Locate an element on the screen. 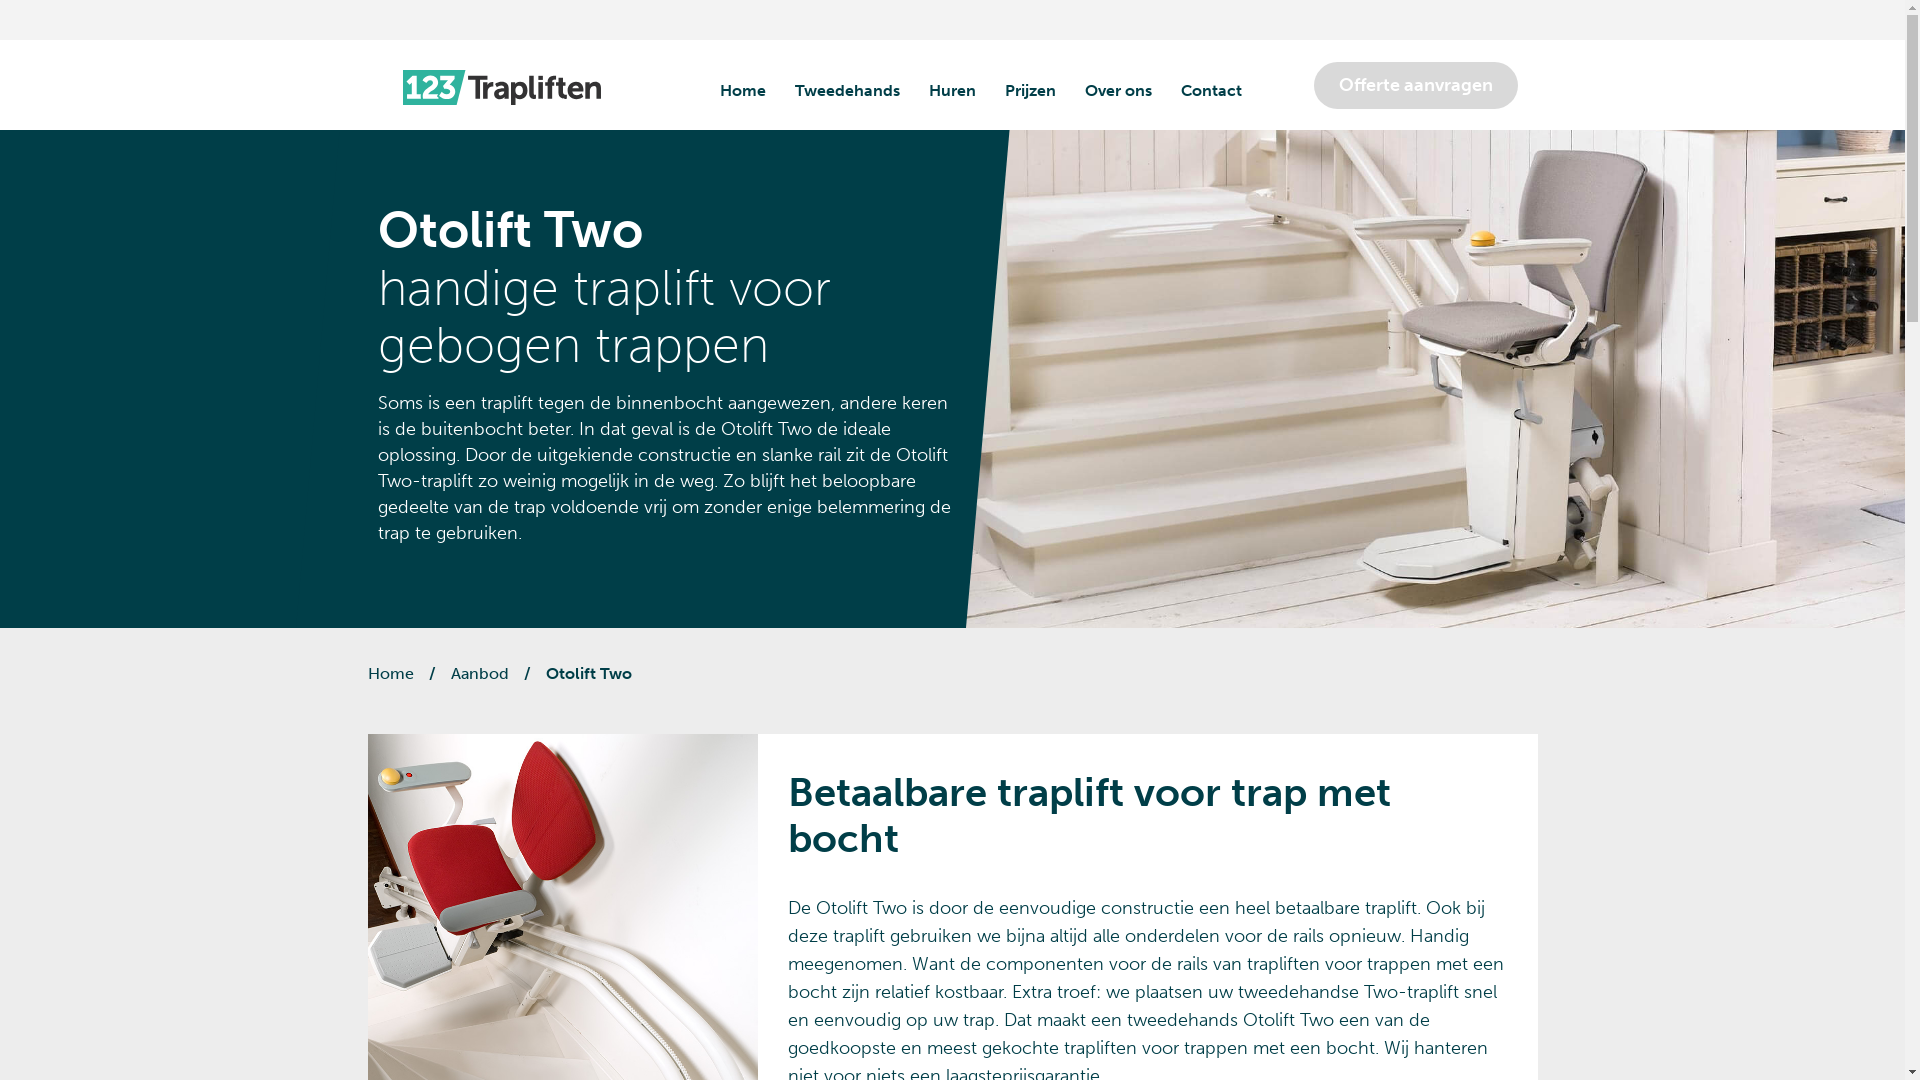 The image size is (1920, 1080). 'Aanbod' is located at coordinates (478, 673).